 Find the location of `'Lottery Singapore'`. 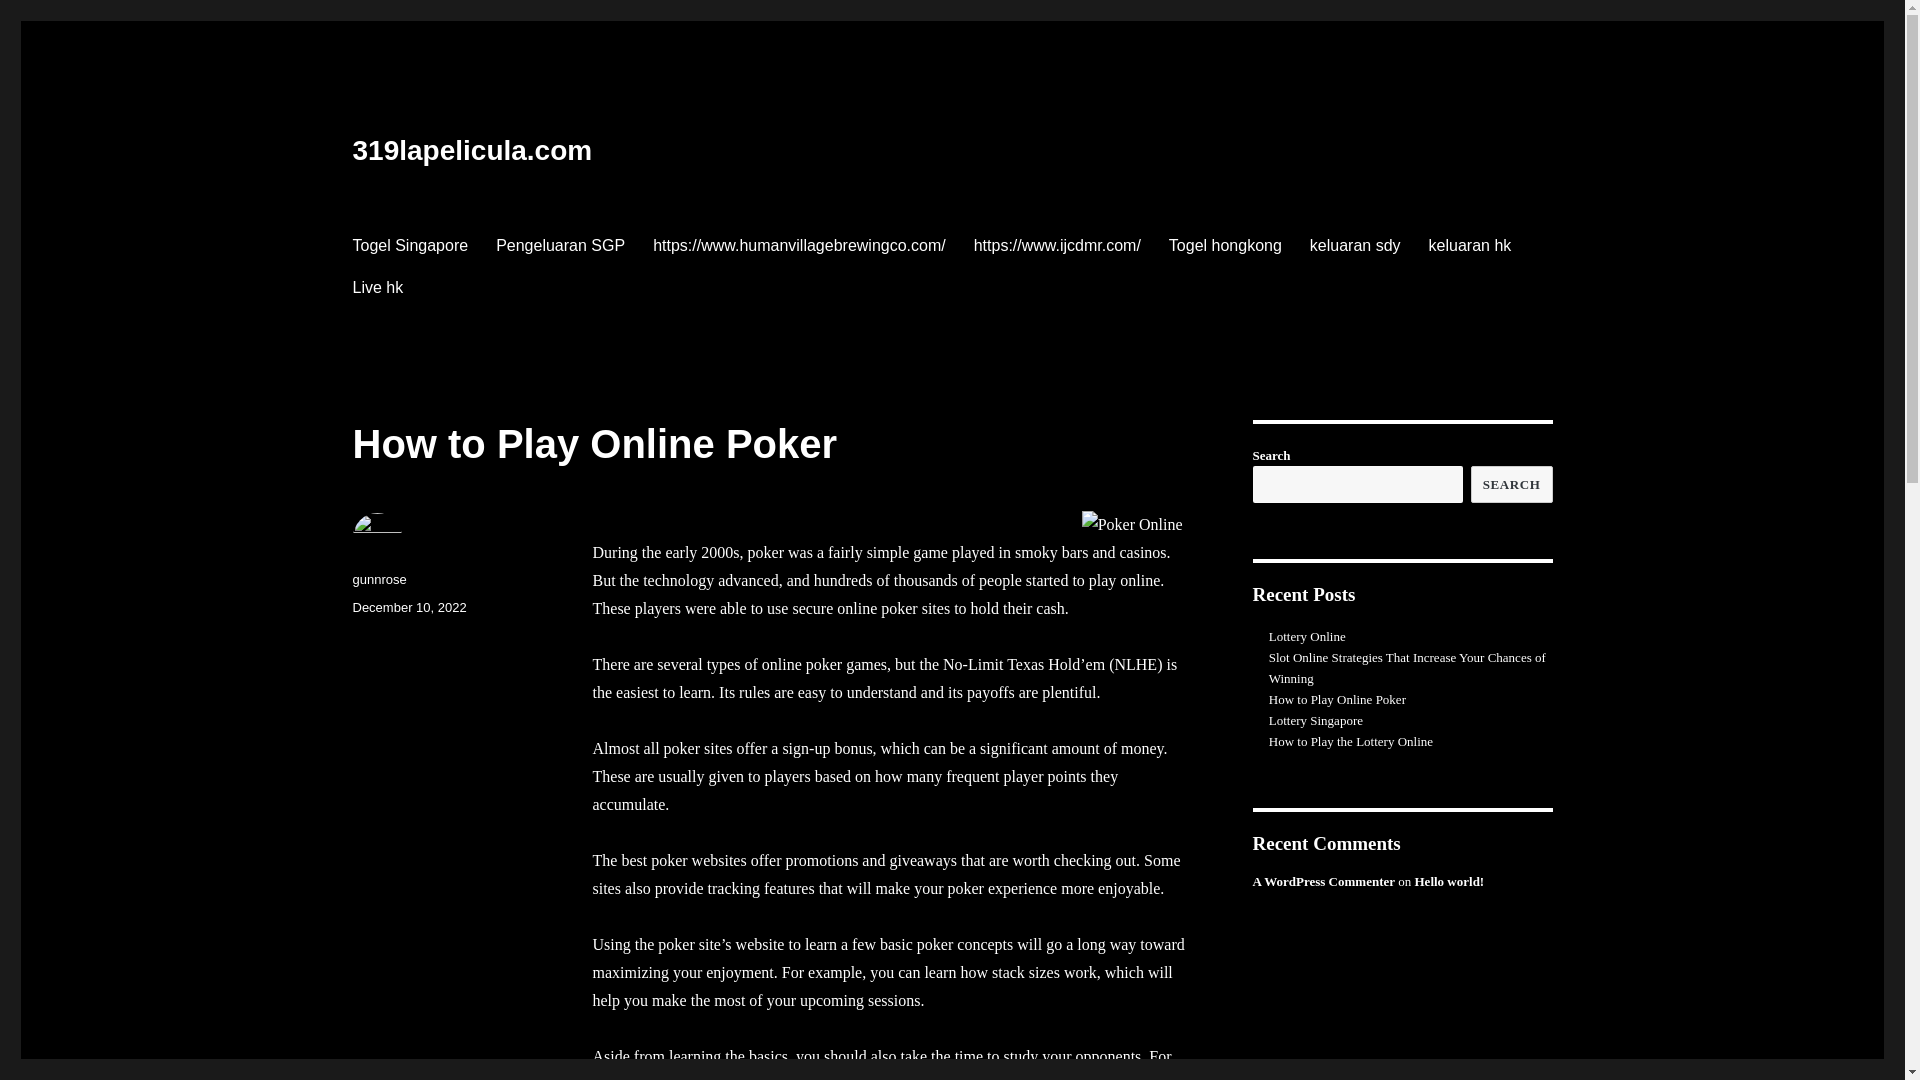

'Lottery Singapore' is located at coordinates (1315, 720).